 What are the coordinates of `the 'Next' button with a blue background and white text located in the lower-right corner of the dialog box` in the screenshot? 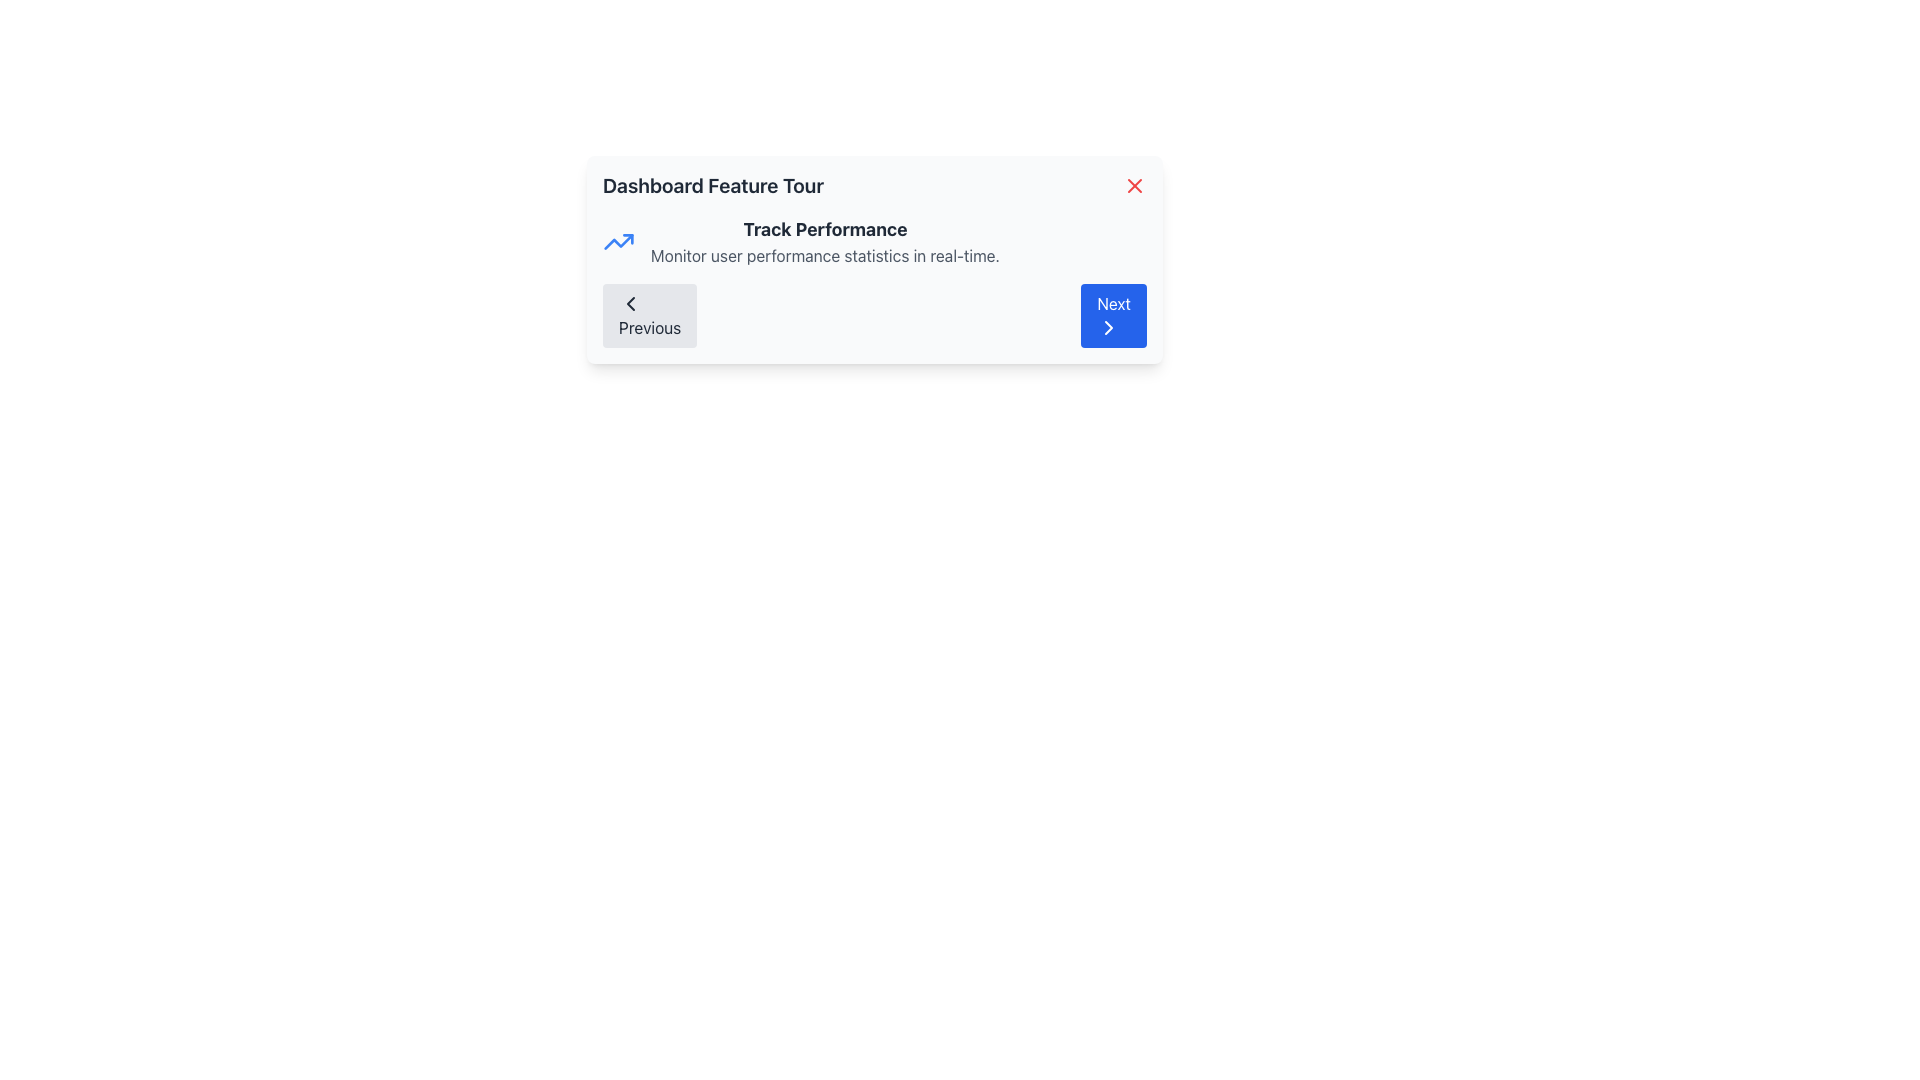 It's located at (1112, 315).